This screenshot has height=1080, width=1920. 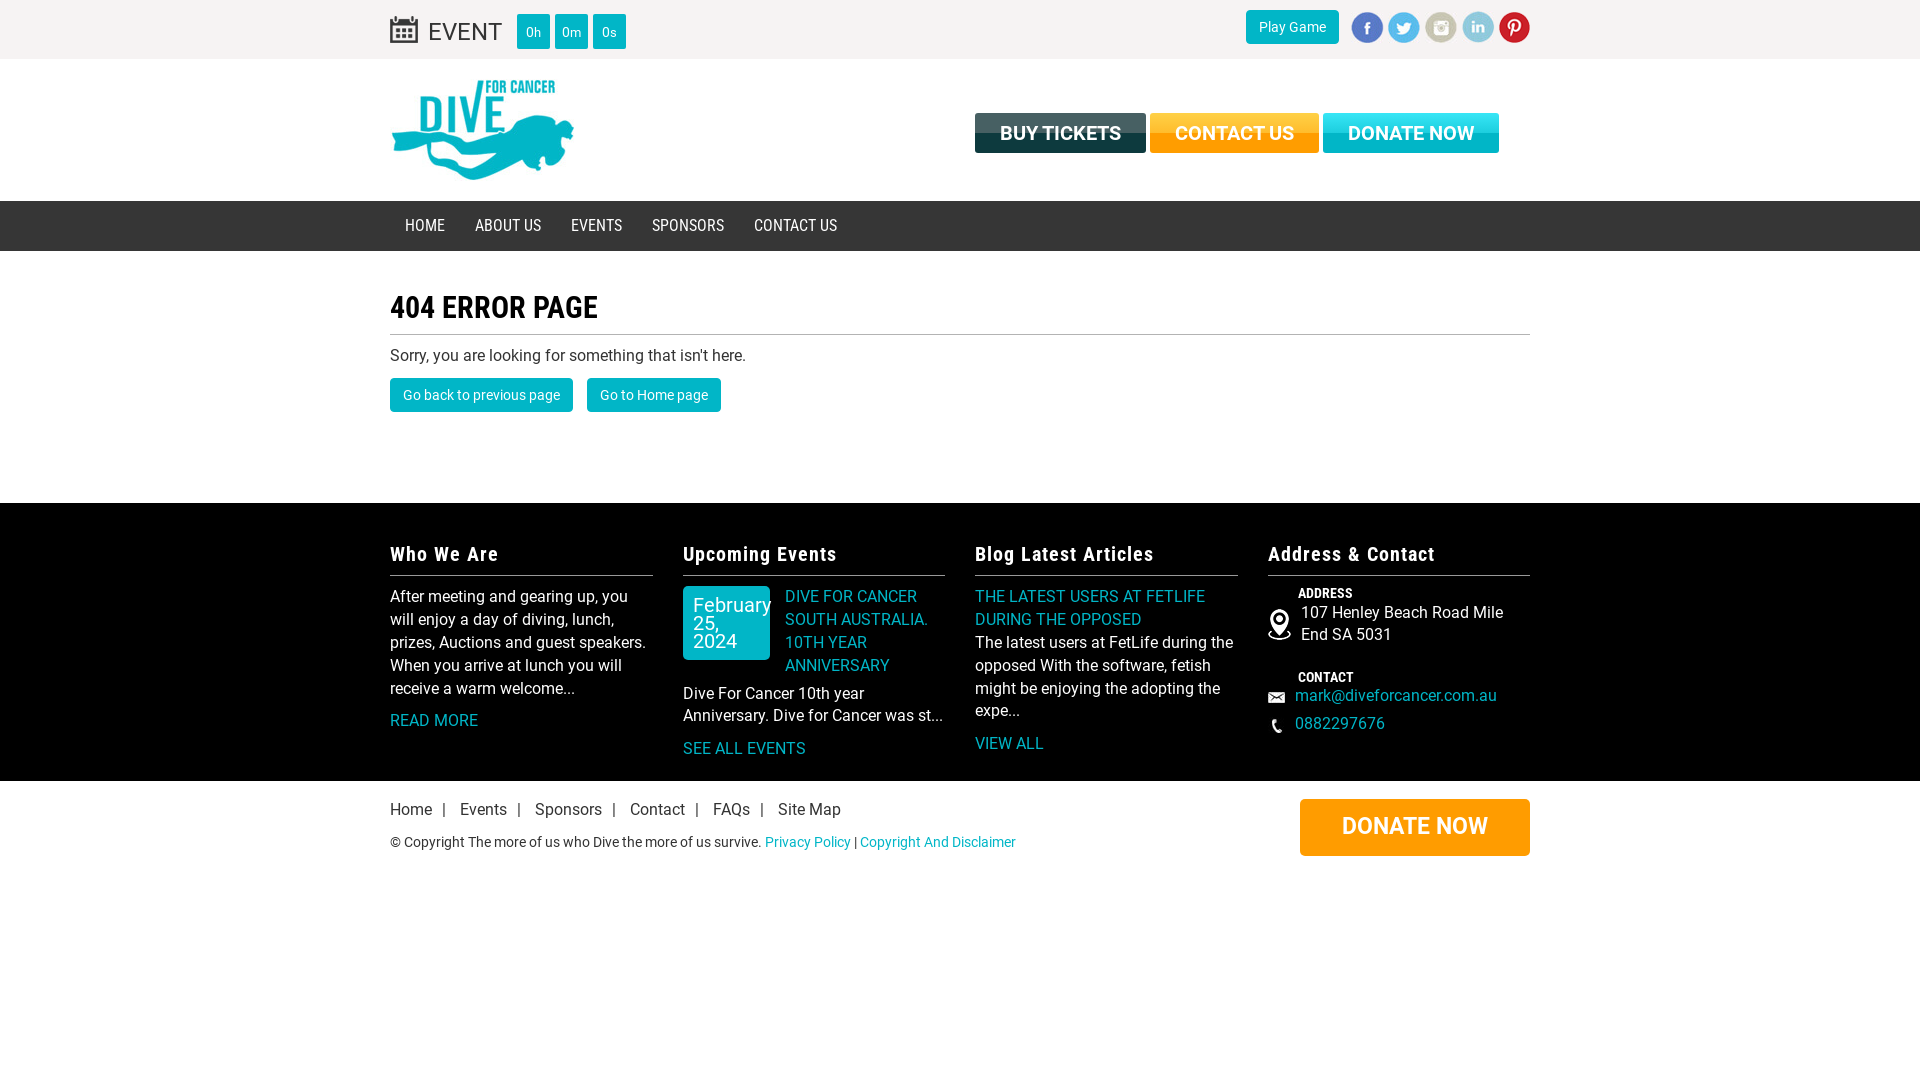 I want to click on 'Go to Home page', so click(x=653, y=394).